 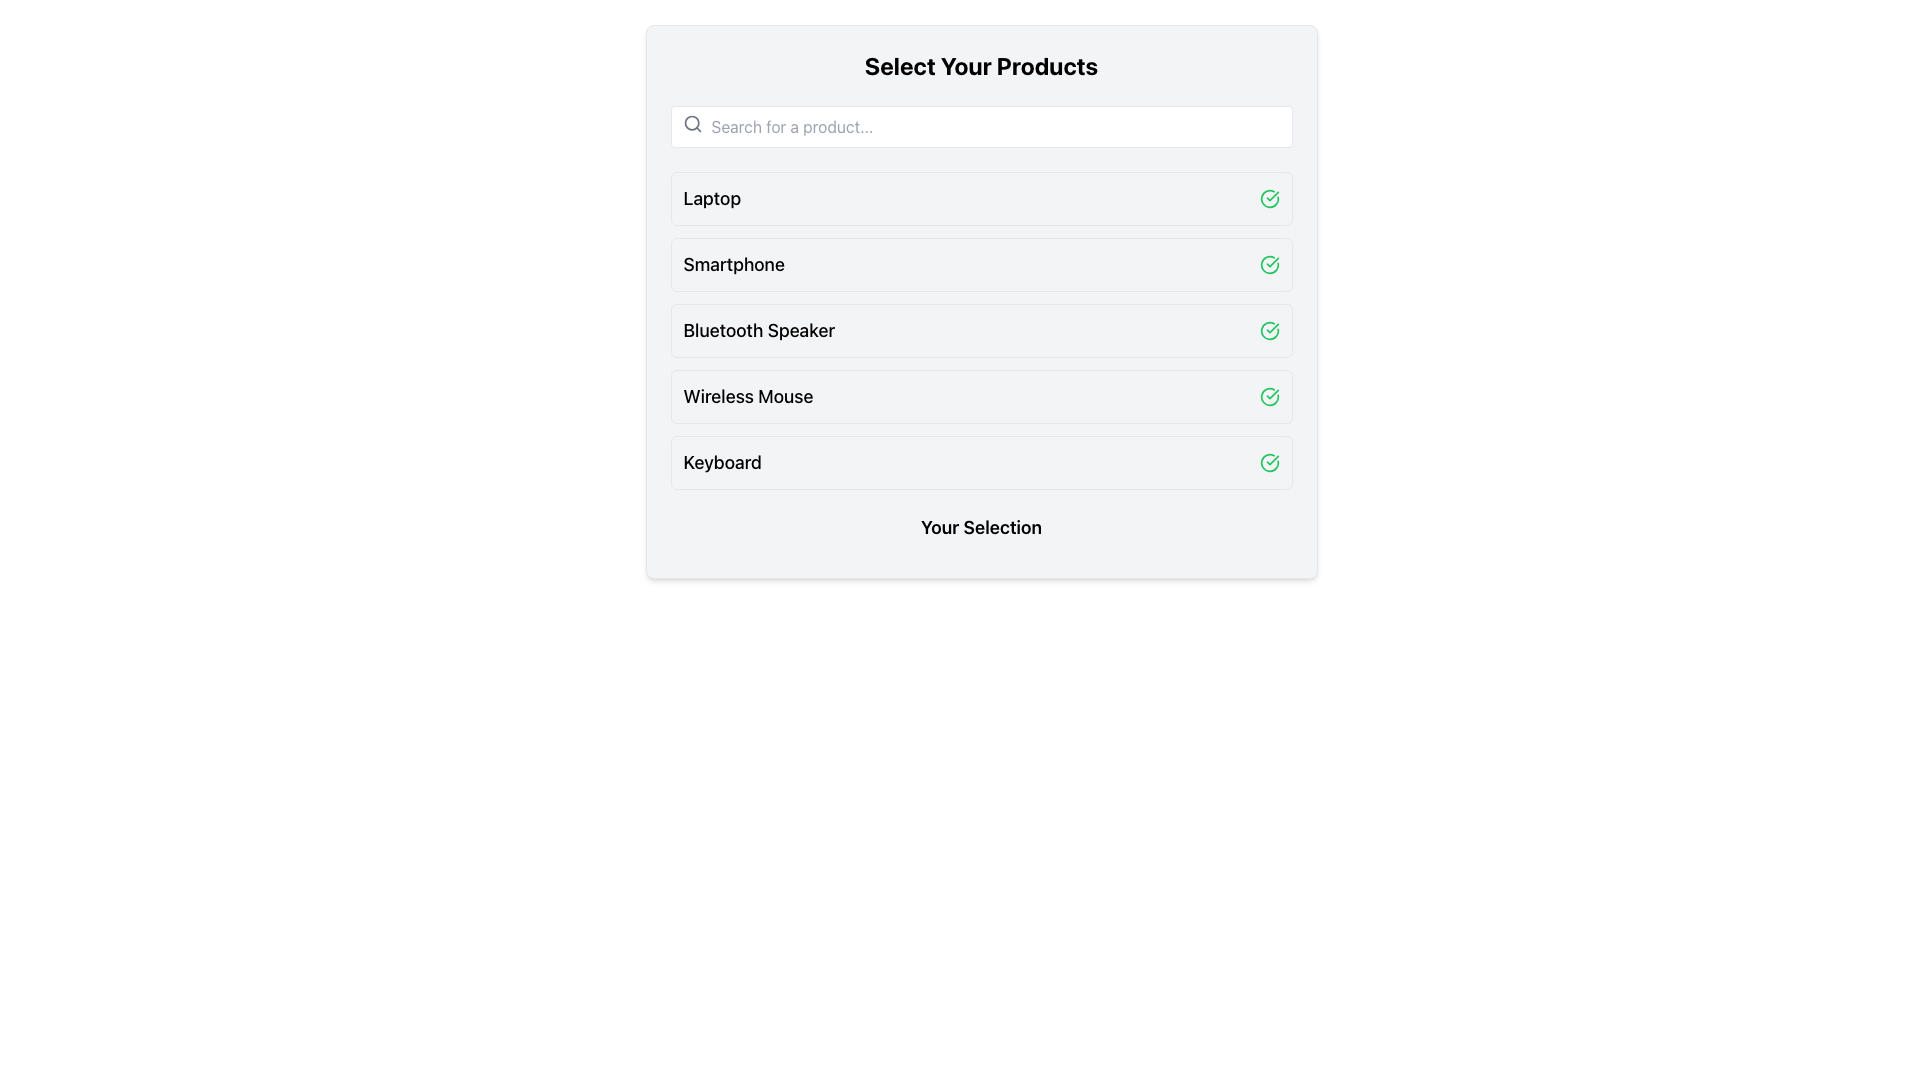 What do you see at coordinates (1268, 330) in the screenshot?
I see `the circular icon with a green outline and checkmark symbol, located to the right of the 'Bluetooth Speaker' text` at bounding box center [1268, 330].